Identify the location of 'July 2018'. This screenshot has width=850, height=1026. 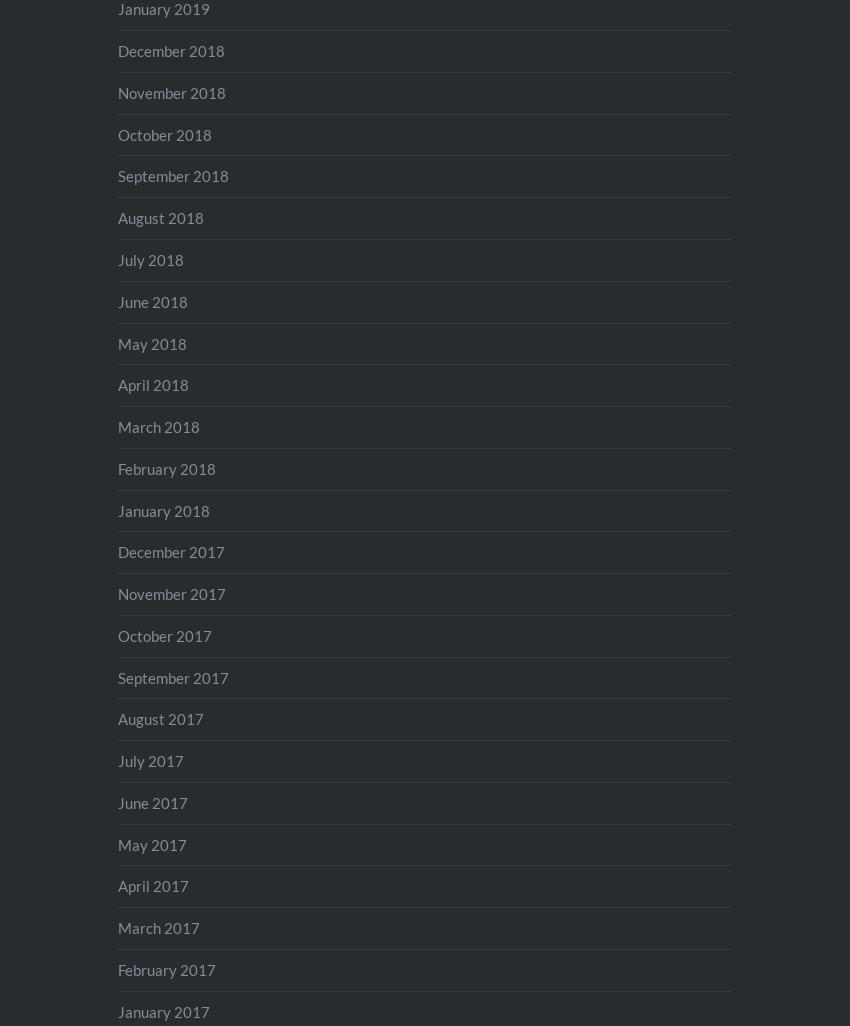
(116, 257).